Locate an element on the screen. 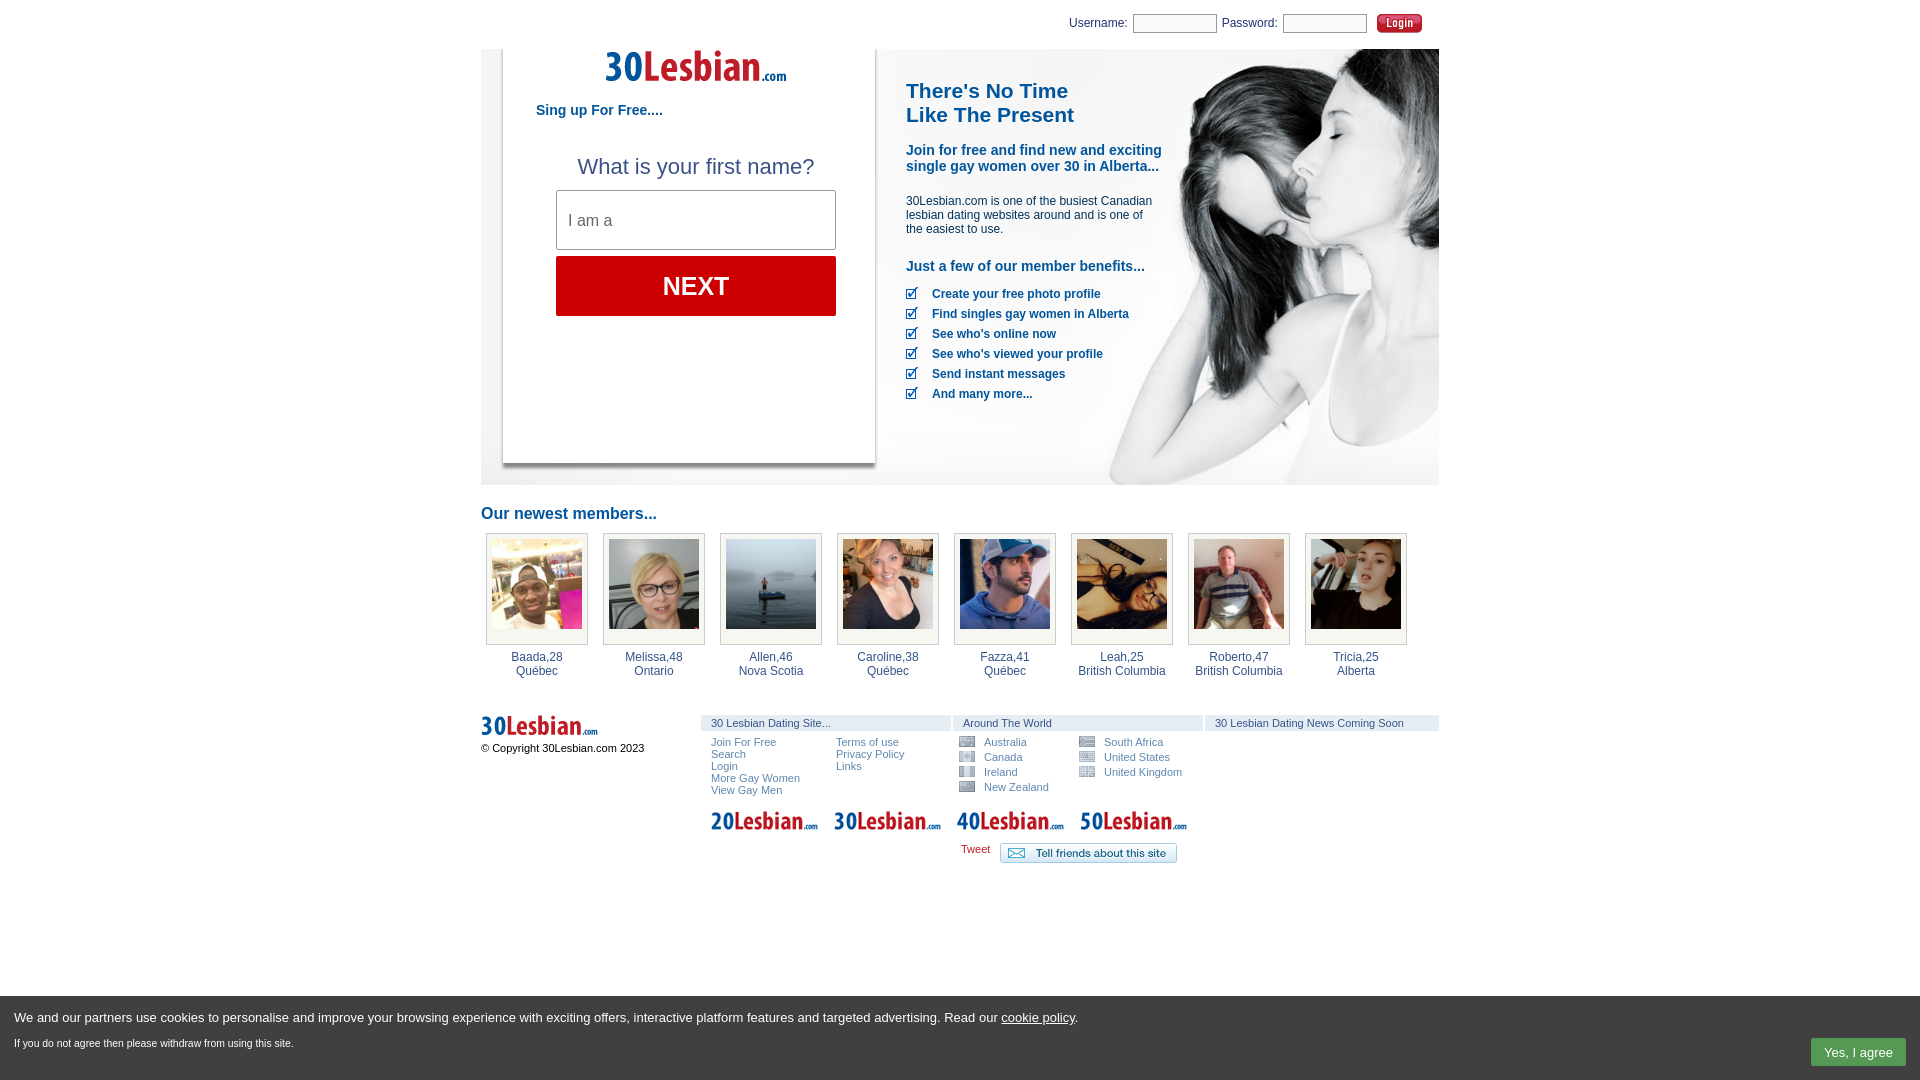  'United States' is located at coordinates (1078, 756).